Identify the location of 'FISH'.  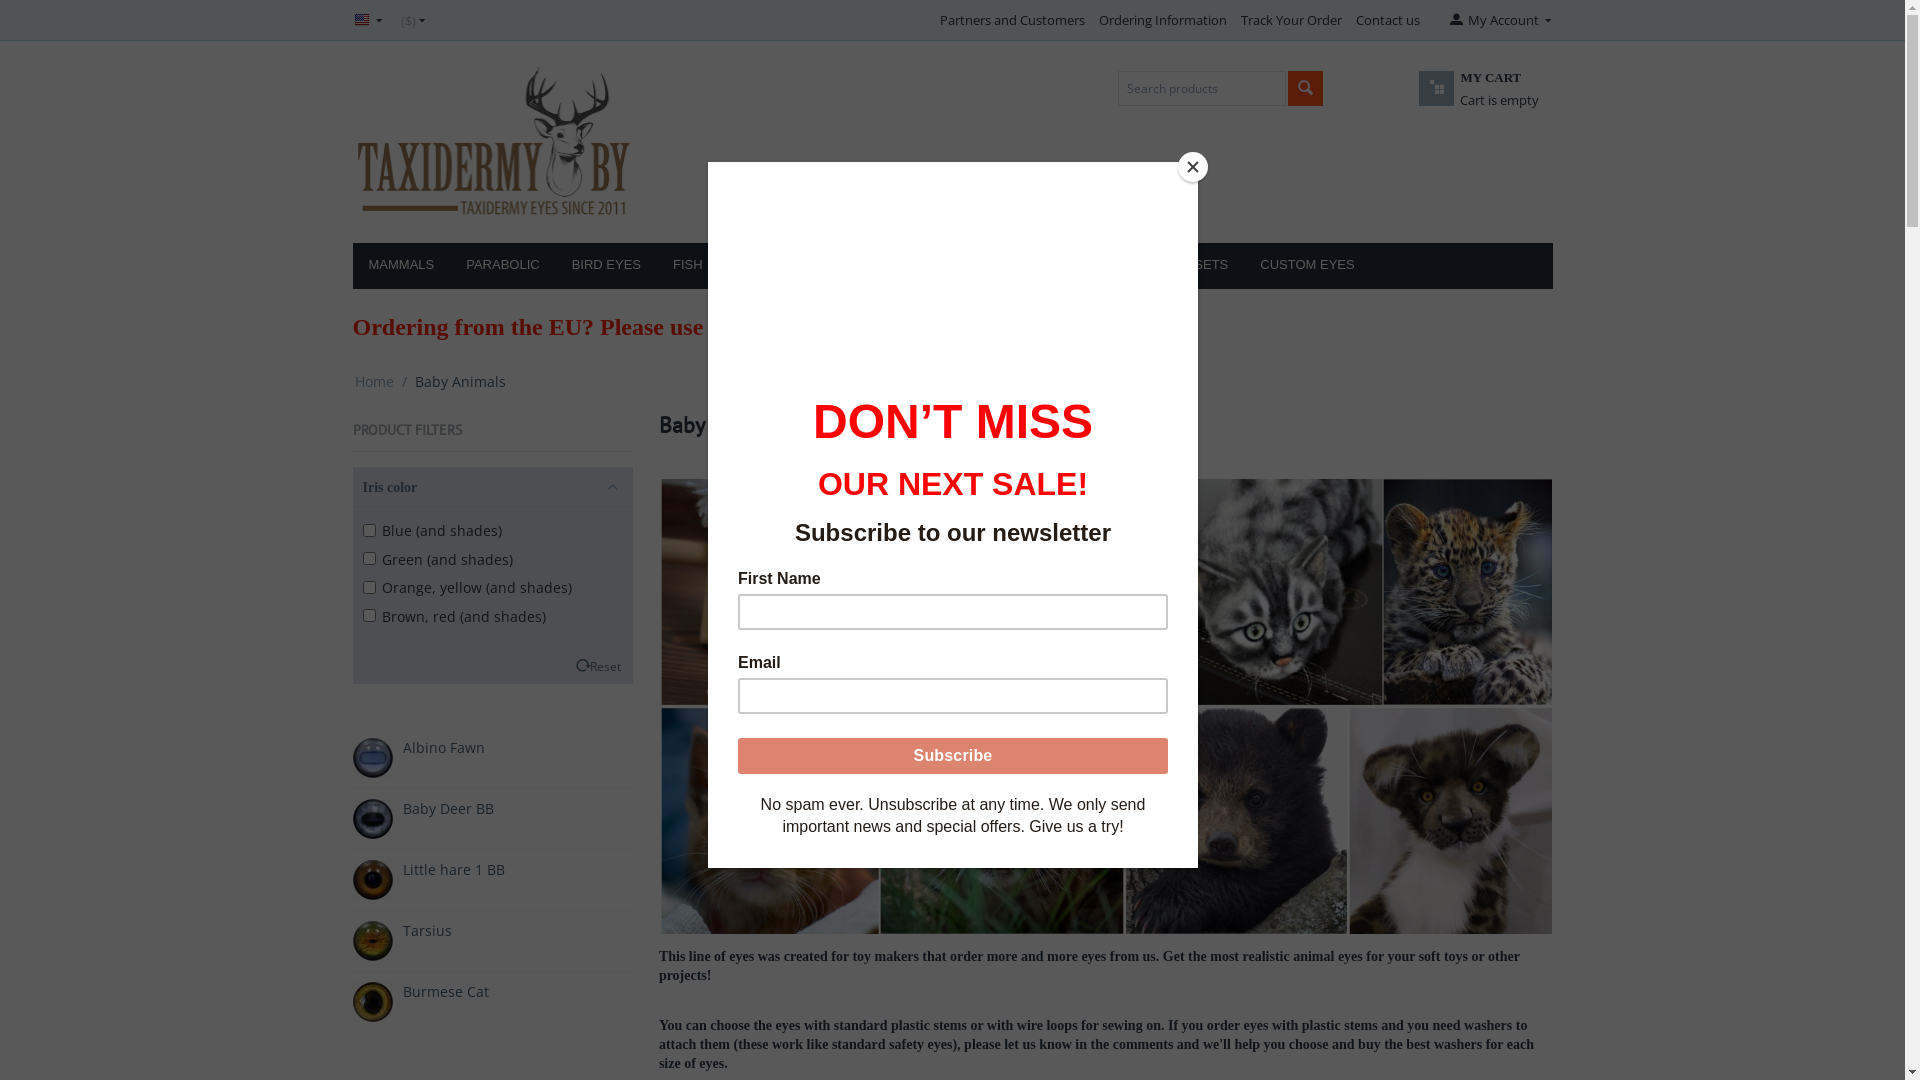
(657, 265).